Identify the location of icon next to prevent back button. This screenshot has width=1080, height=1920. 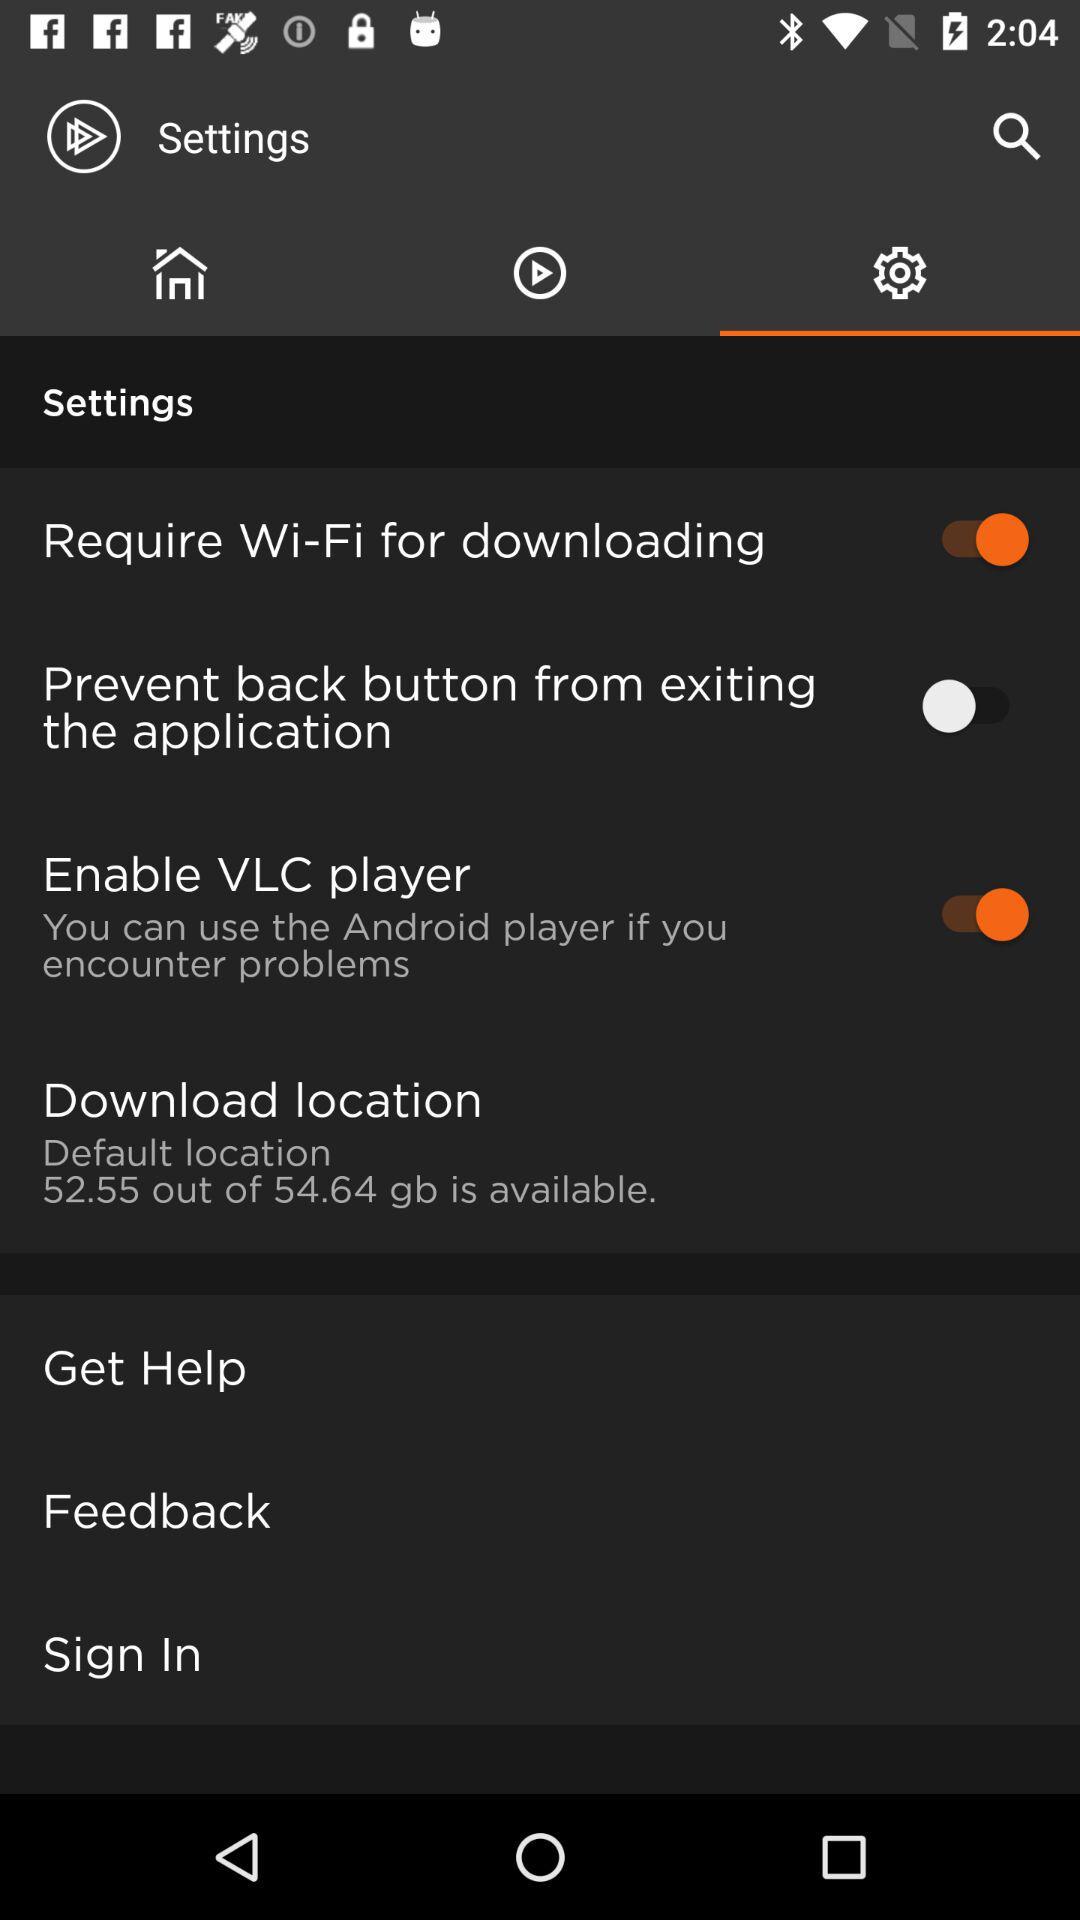
(974, 706).